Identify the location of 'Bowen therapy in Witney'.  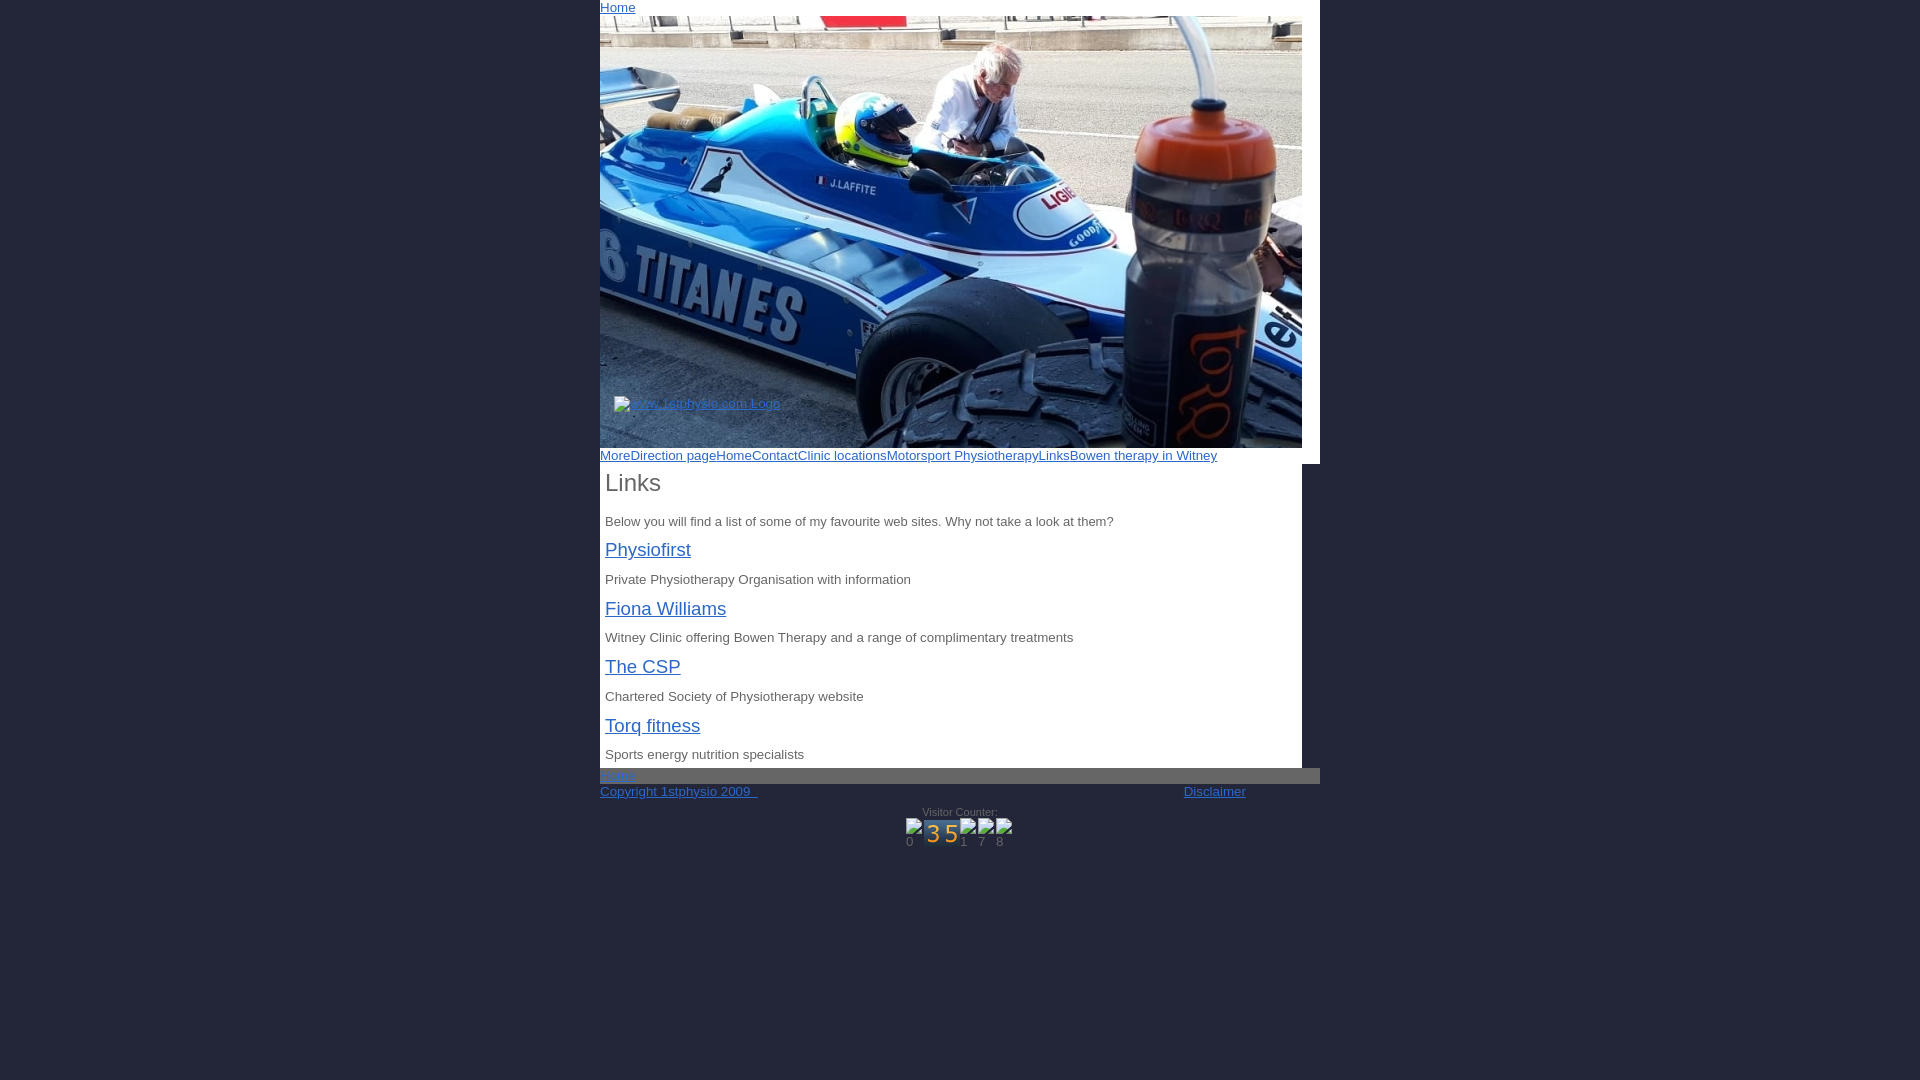
(1143, 455).